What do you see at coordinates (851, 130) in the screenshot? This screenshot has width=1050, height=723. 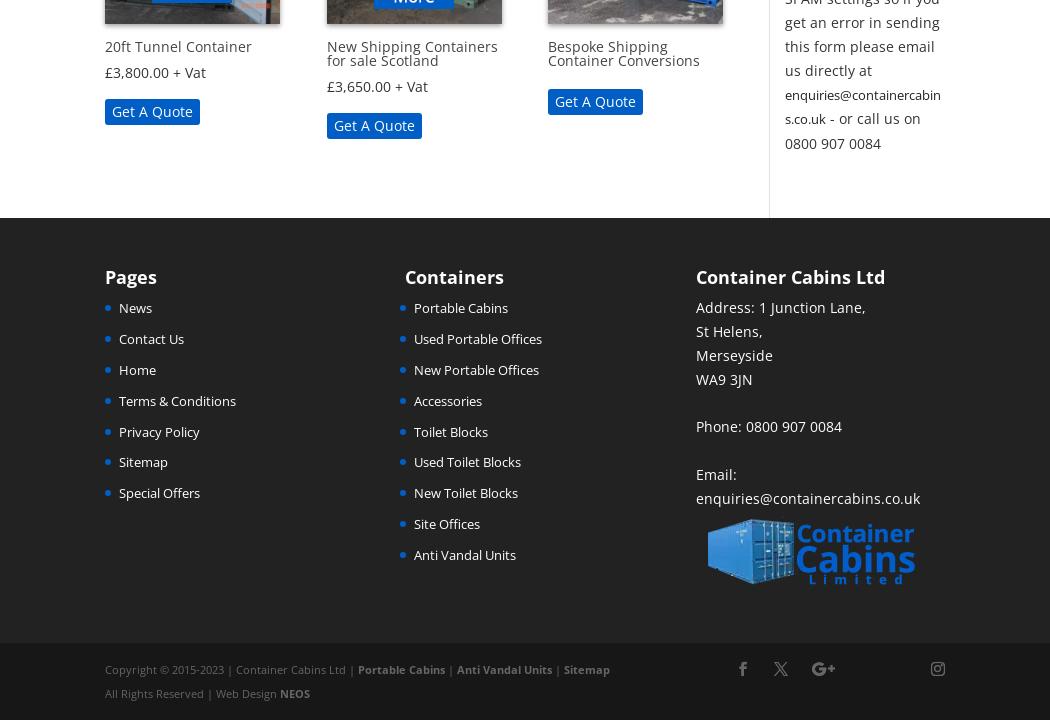 I see `'- or call us on 0800 907 0084'` at bounding box center [851, 130].